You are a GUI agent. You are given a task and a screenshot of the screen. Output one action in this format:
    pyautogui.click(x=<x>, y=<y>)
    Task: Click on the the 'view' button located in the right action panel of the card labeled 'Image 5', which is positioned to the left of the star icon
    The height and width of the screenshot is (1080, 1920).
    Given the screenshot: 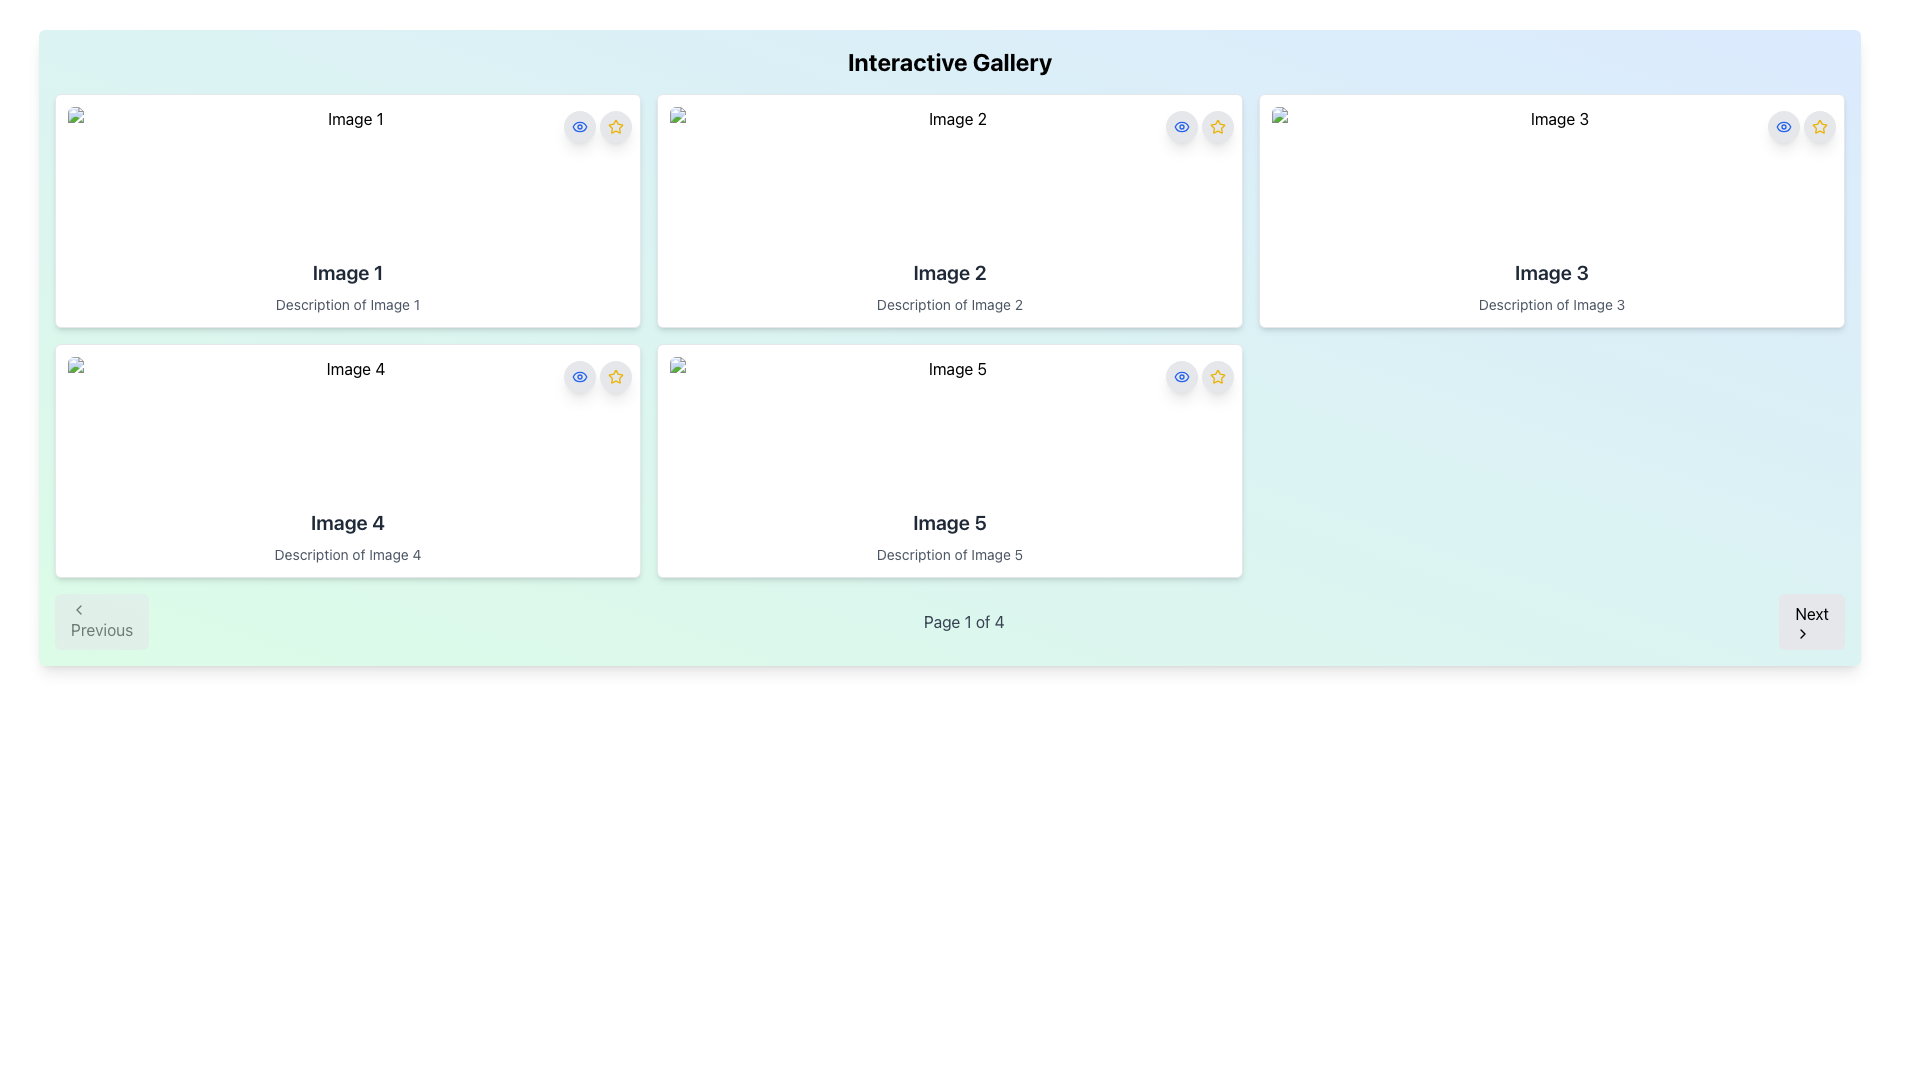 What is the action you would take?
    pyautogui.click(x=1181, y=377)
    